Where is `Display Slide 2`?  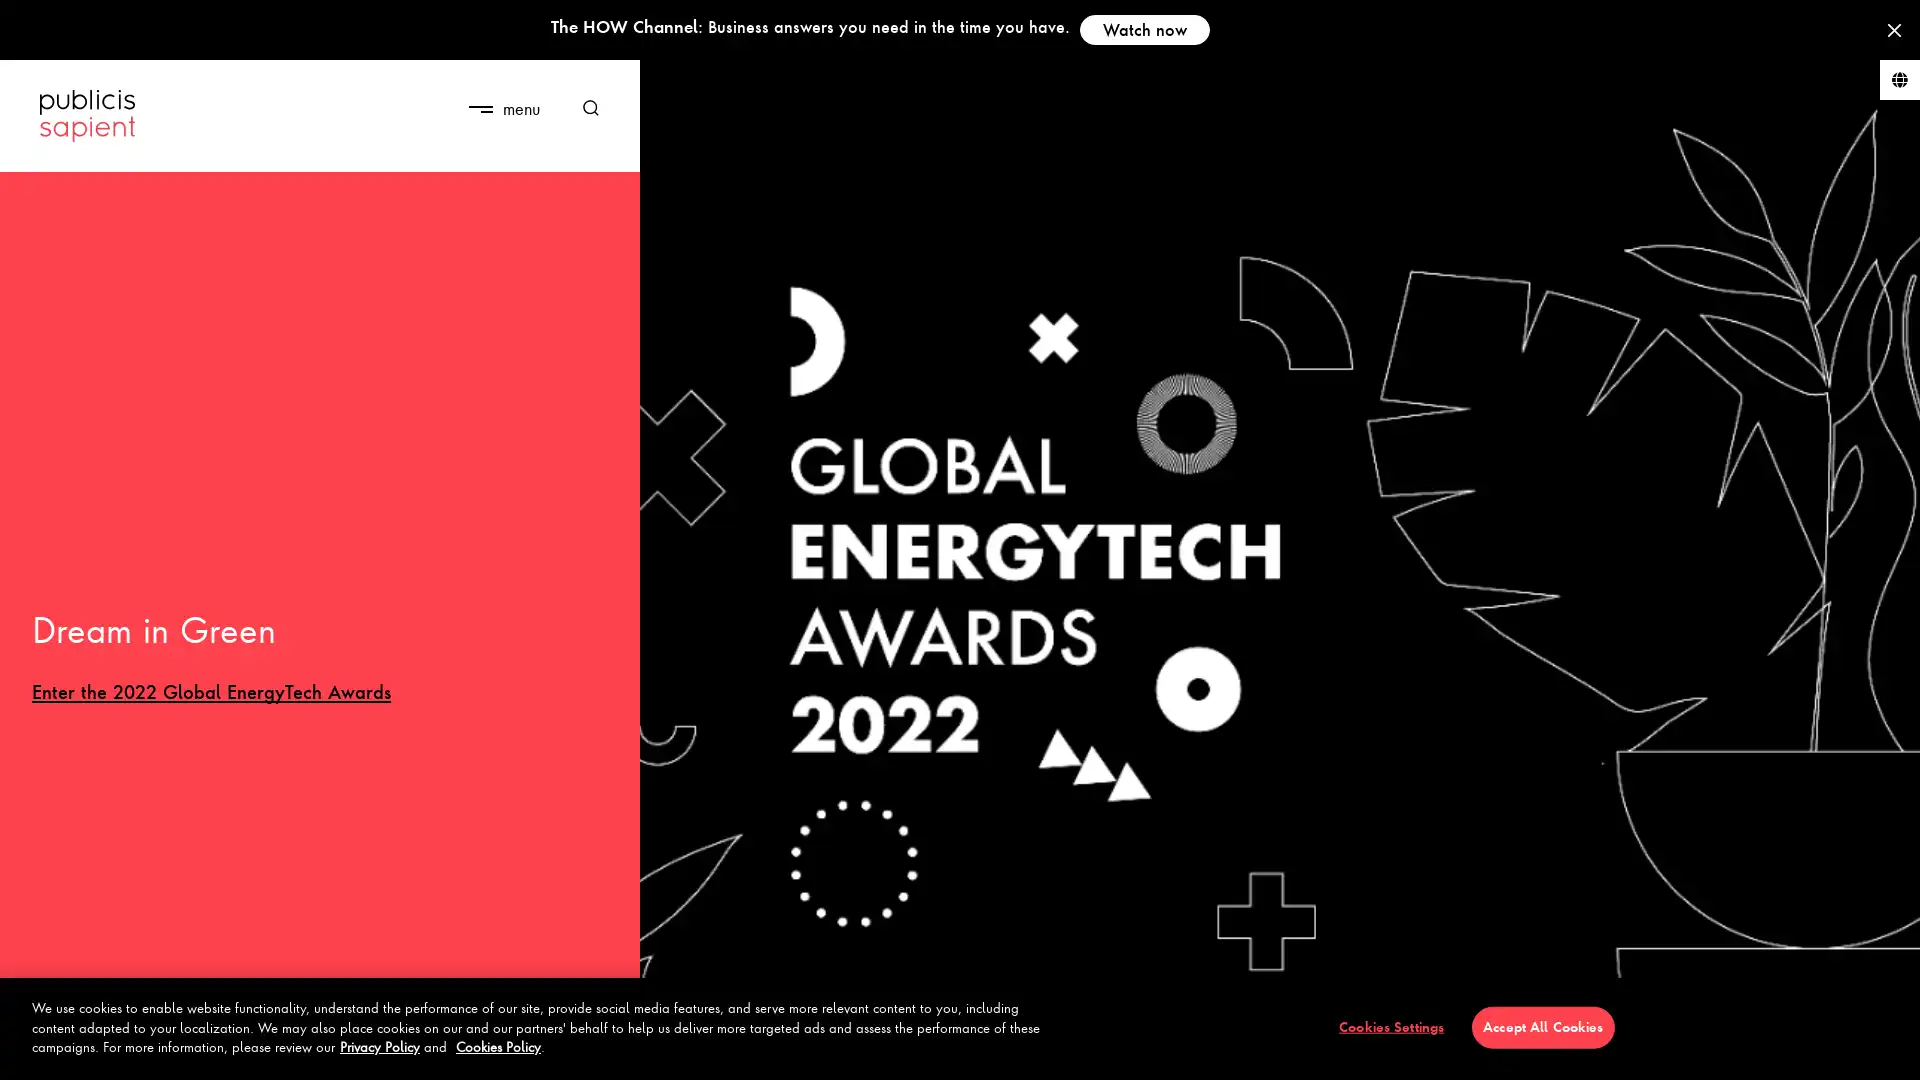
Display Slide 2 is located at coordinates (93, 1052).